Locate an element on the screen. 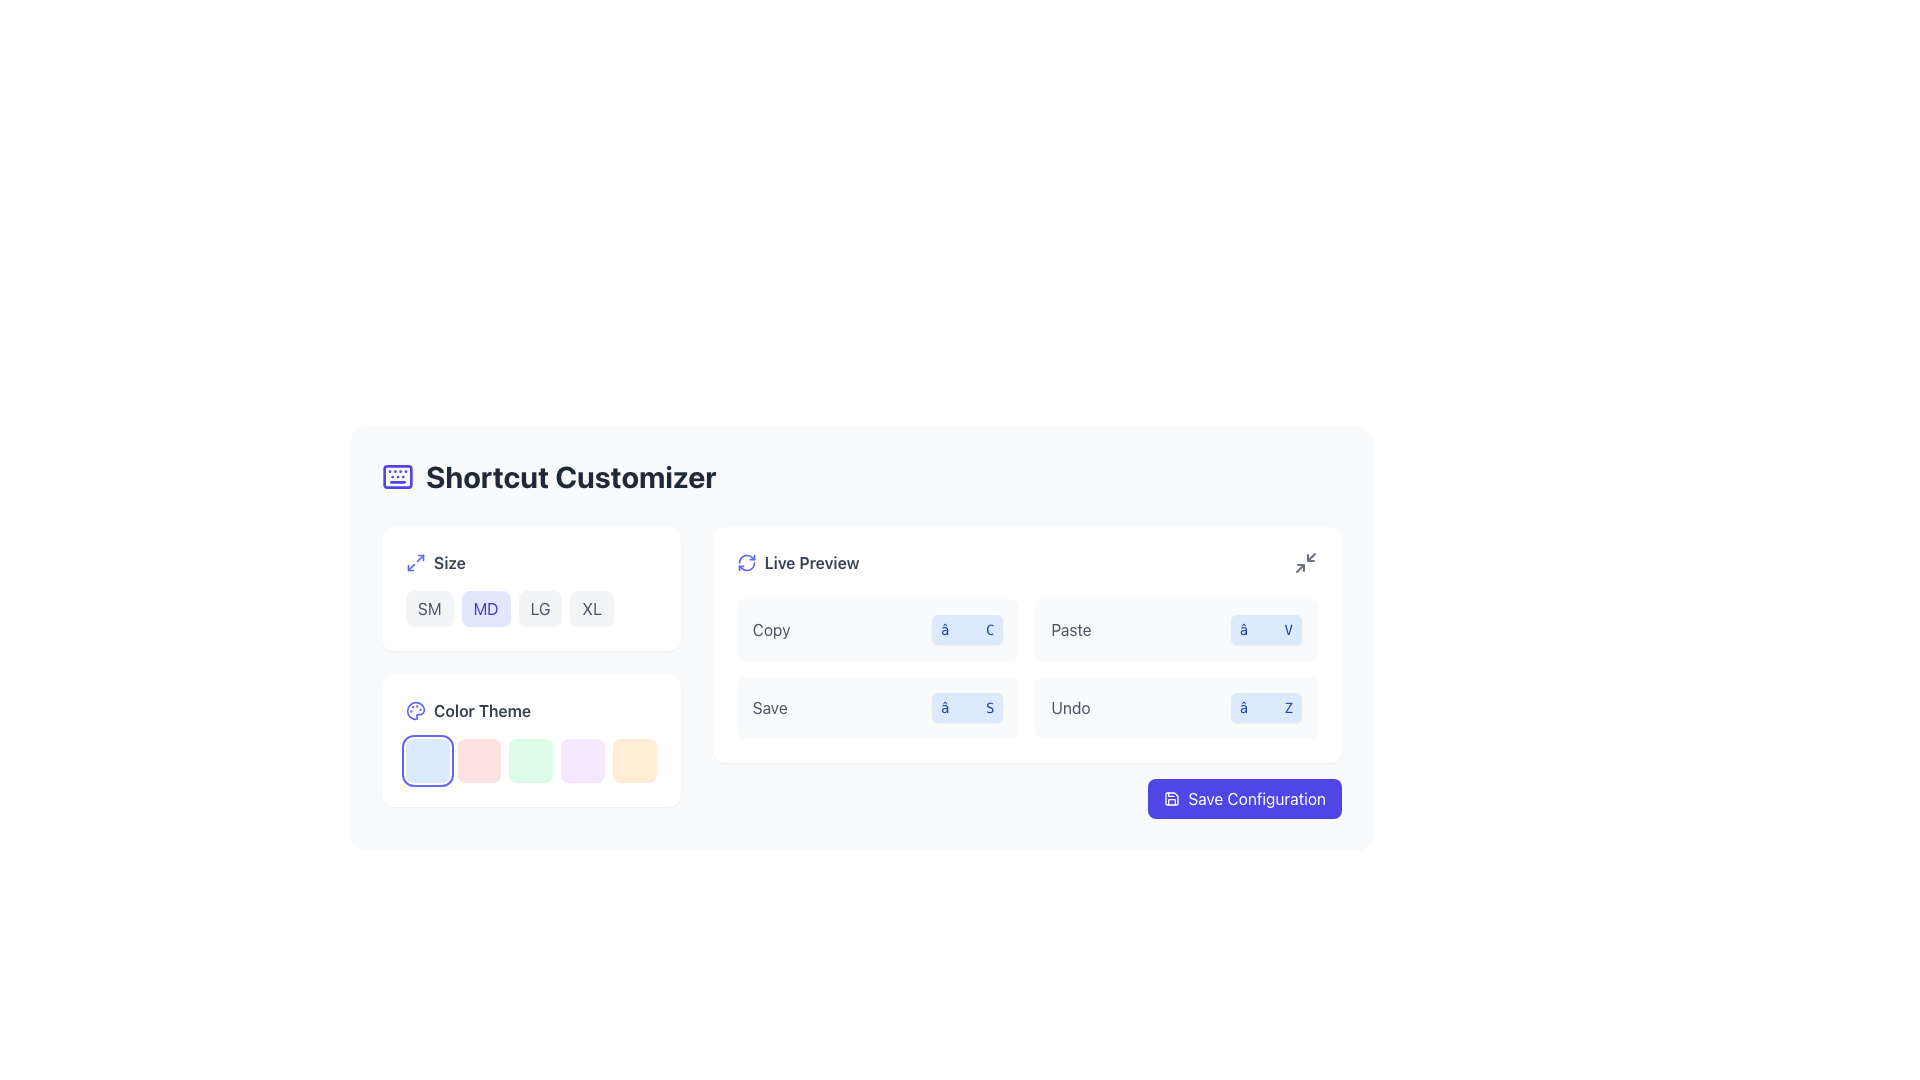 The image size is (1920, 1080). the 'MD' size button, which is the second button in the size selection group under the 'Size' header in the Shortcut Customizer interface is located at coordinates (486, 608).